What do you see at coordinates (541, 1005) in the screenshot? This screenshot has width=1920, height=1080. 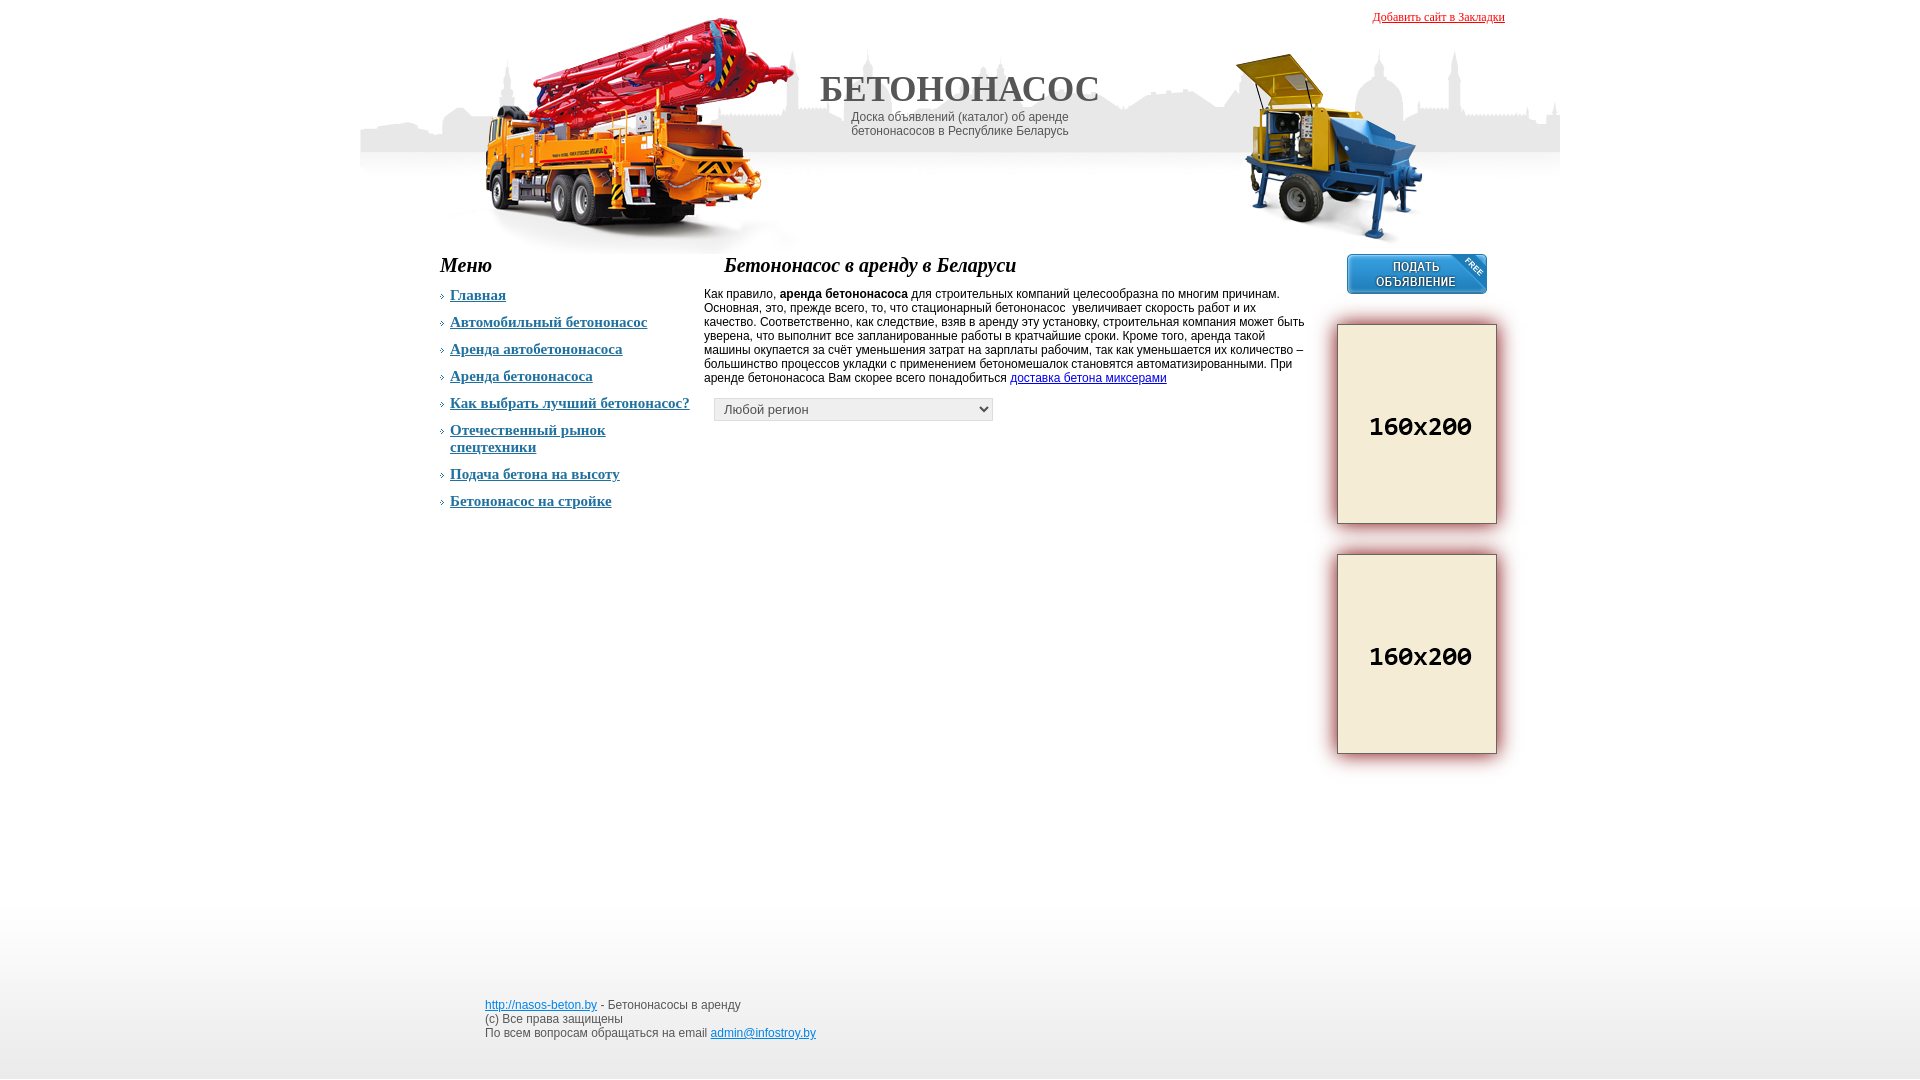 I see `'http://nasos-beton.by'` at bounding box center [541, 1005].